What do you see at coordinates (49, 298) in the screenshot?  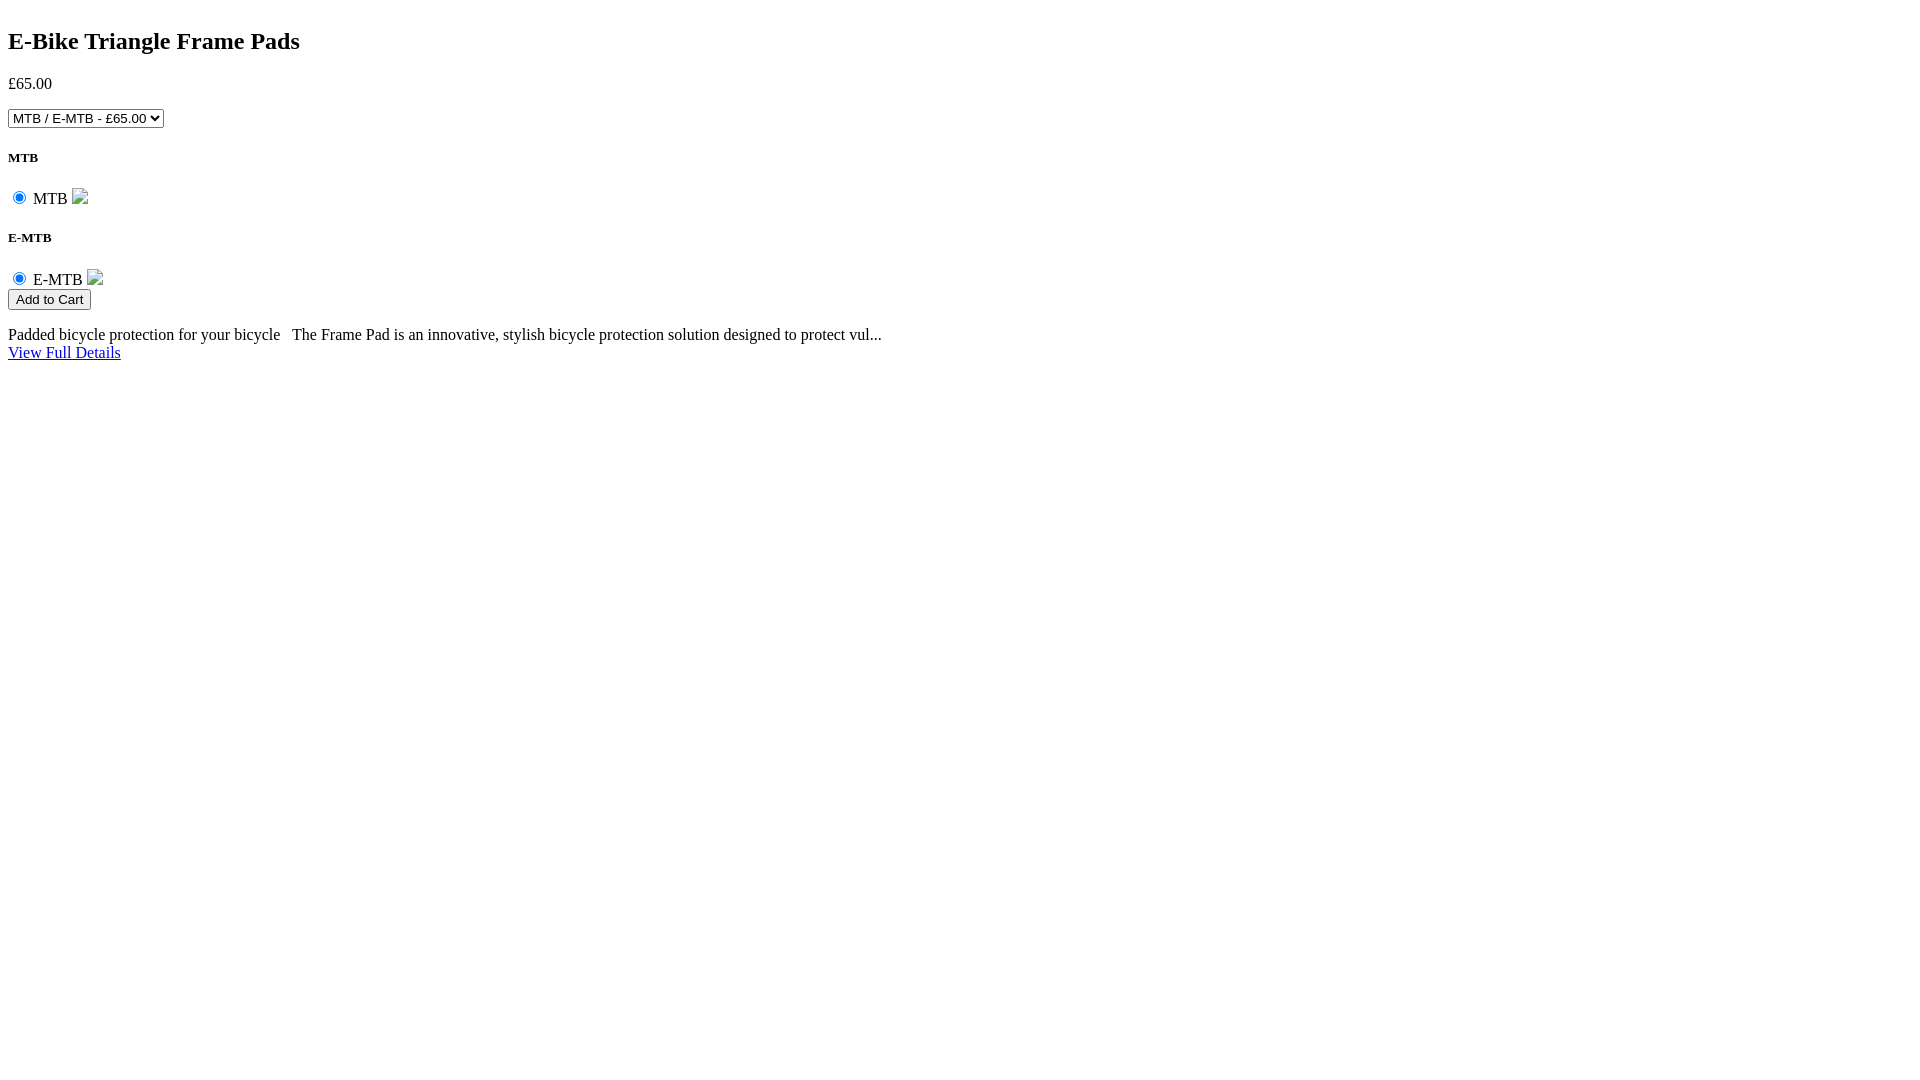 I see `'Add to Cart'` at bounding box center [49, 298].